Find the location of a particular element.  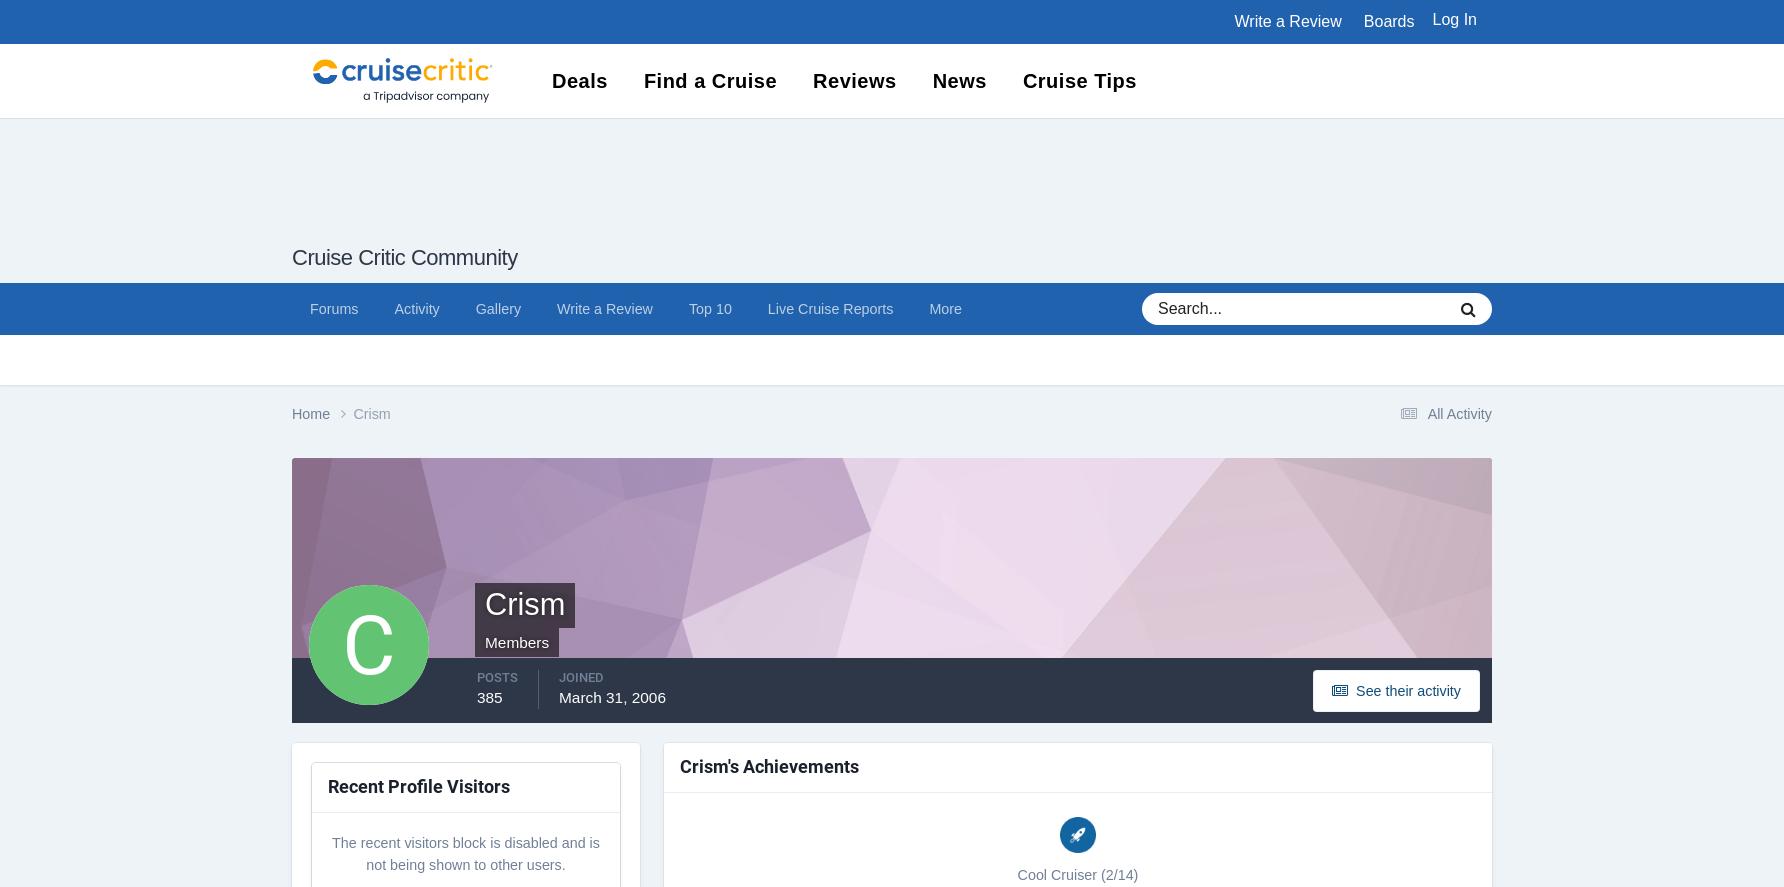

'Reviews' is located at coordinates (853, 79).